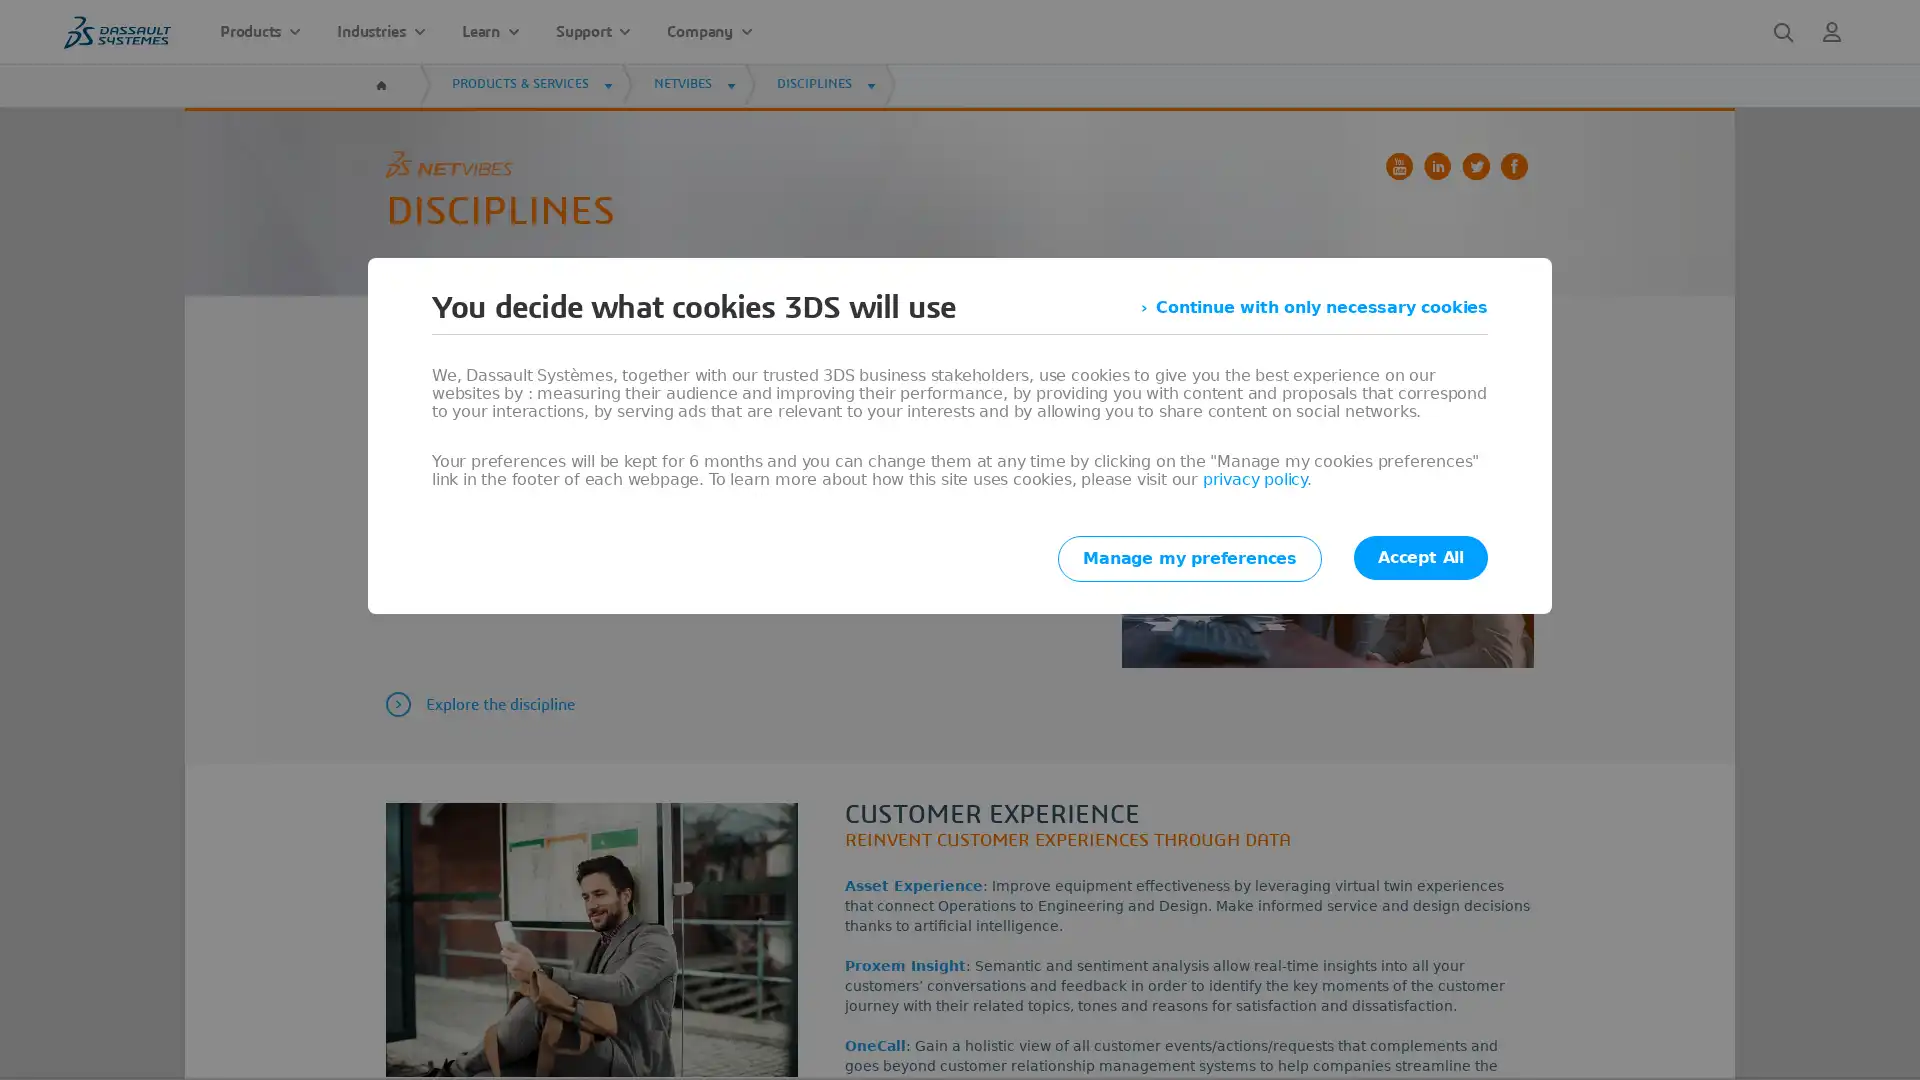  What do you see at coordinates (1314, 308) in the screenshot?
I see `Continue with only necessary cookies` at bounding box center [1314, 308].